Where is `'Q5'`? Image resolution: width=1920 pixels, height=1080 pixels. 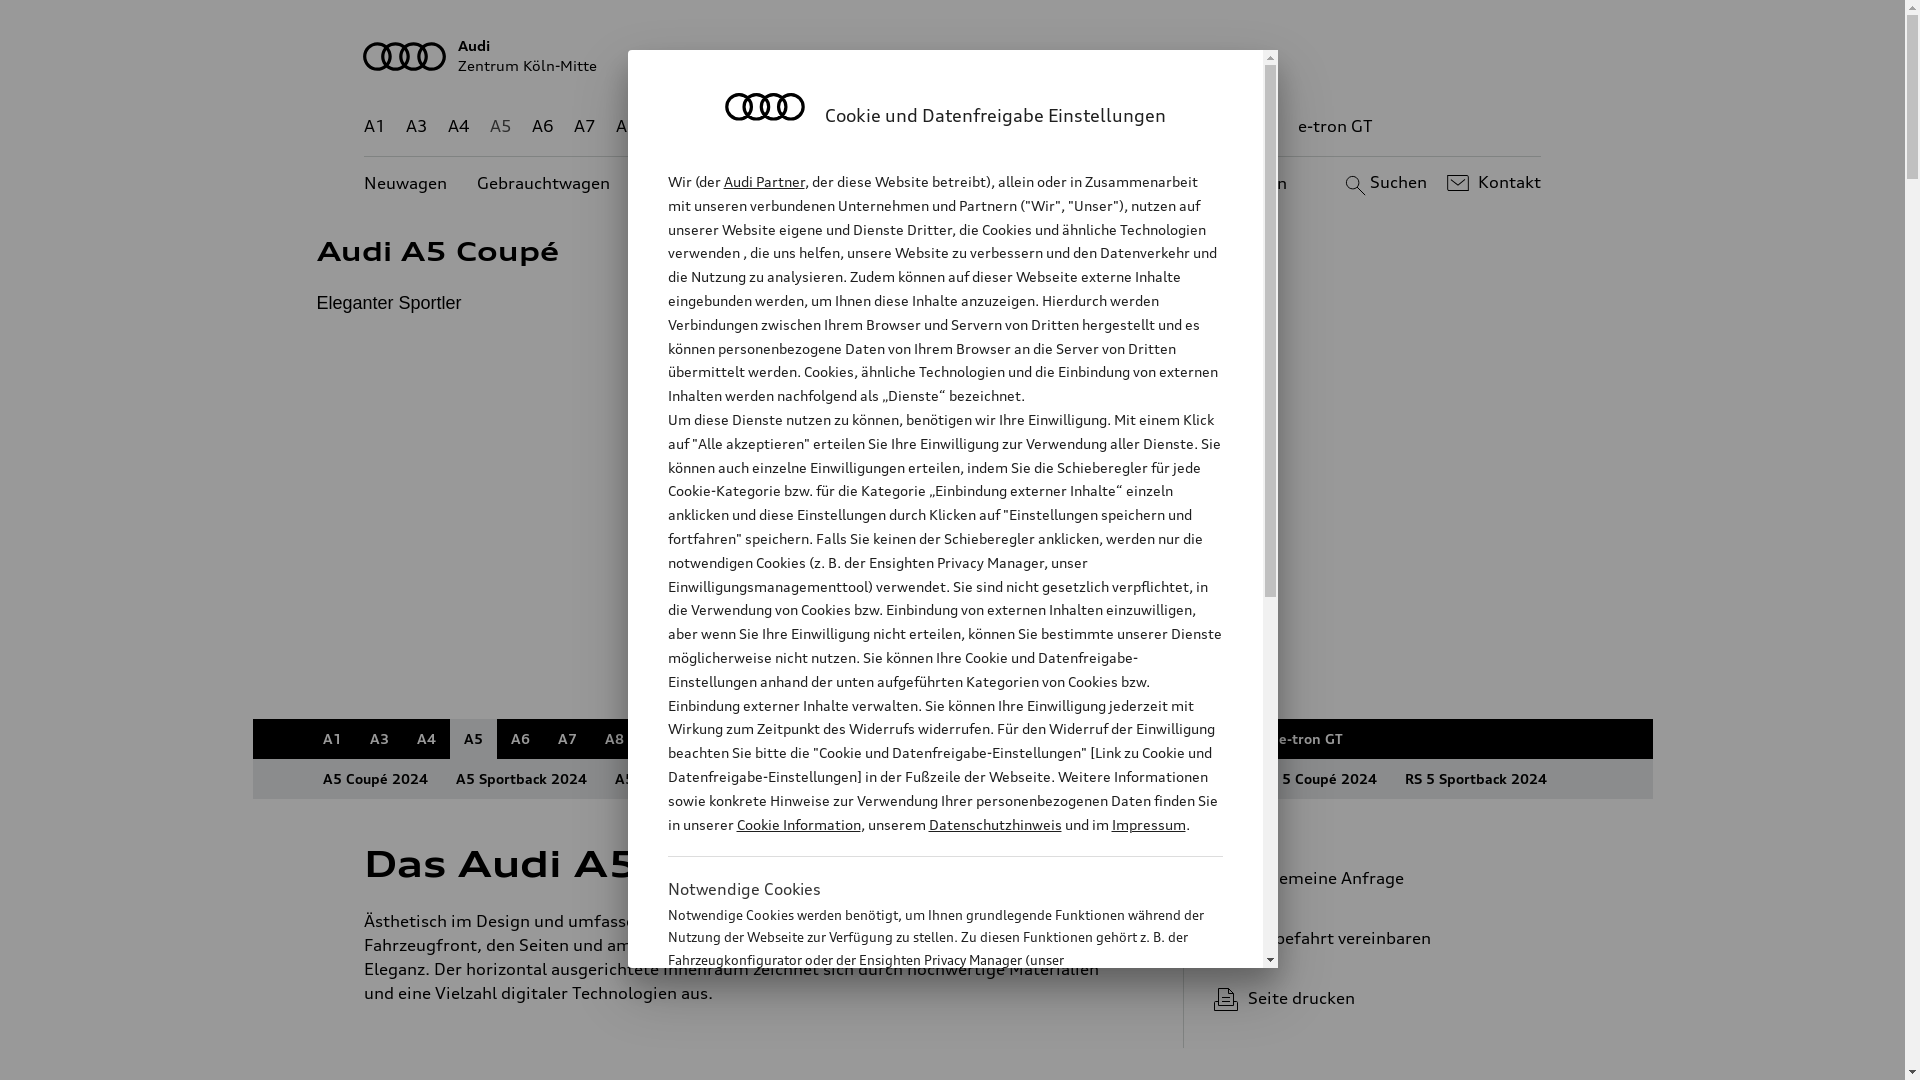
'Q5' is located at coordinates (851, 126).